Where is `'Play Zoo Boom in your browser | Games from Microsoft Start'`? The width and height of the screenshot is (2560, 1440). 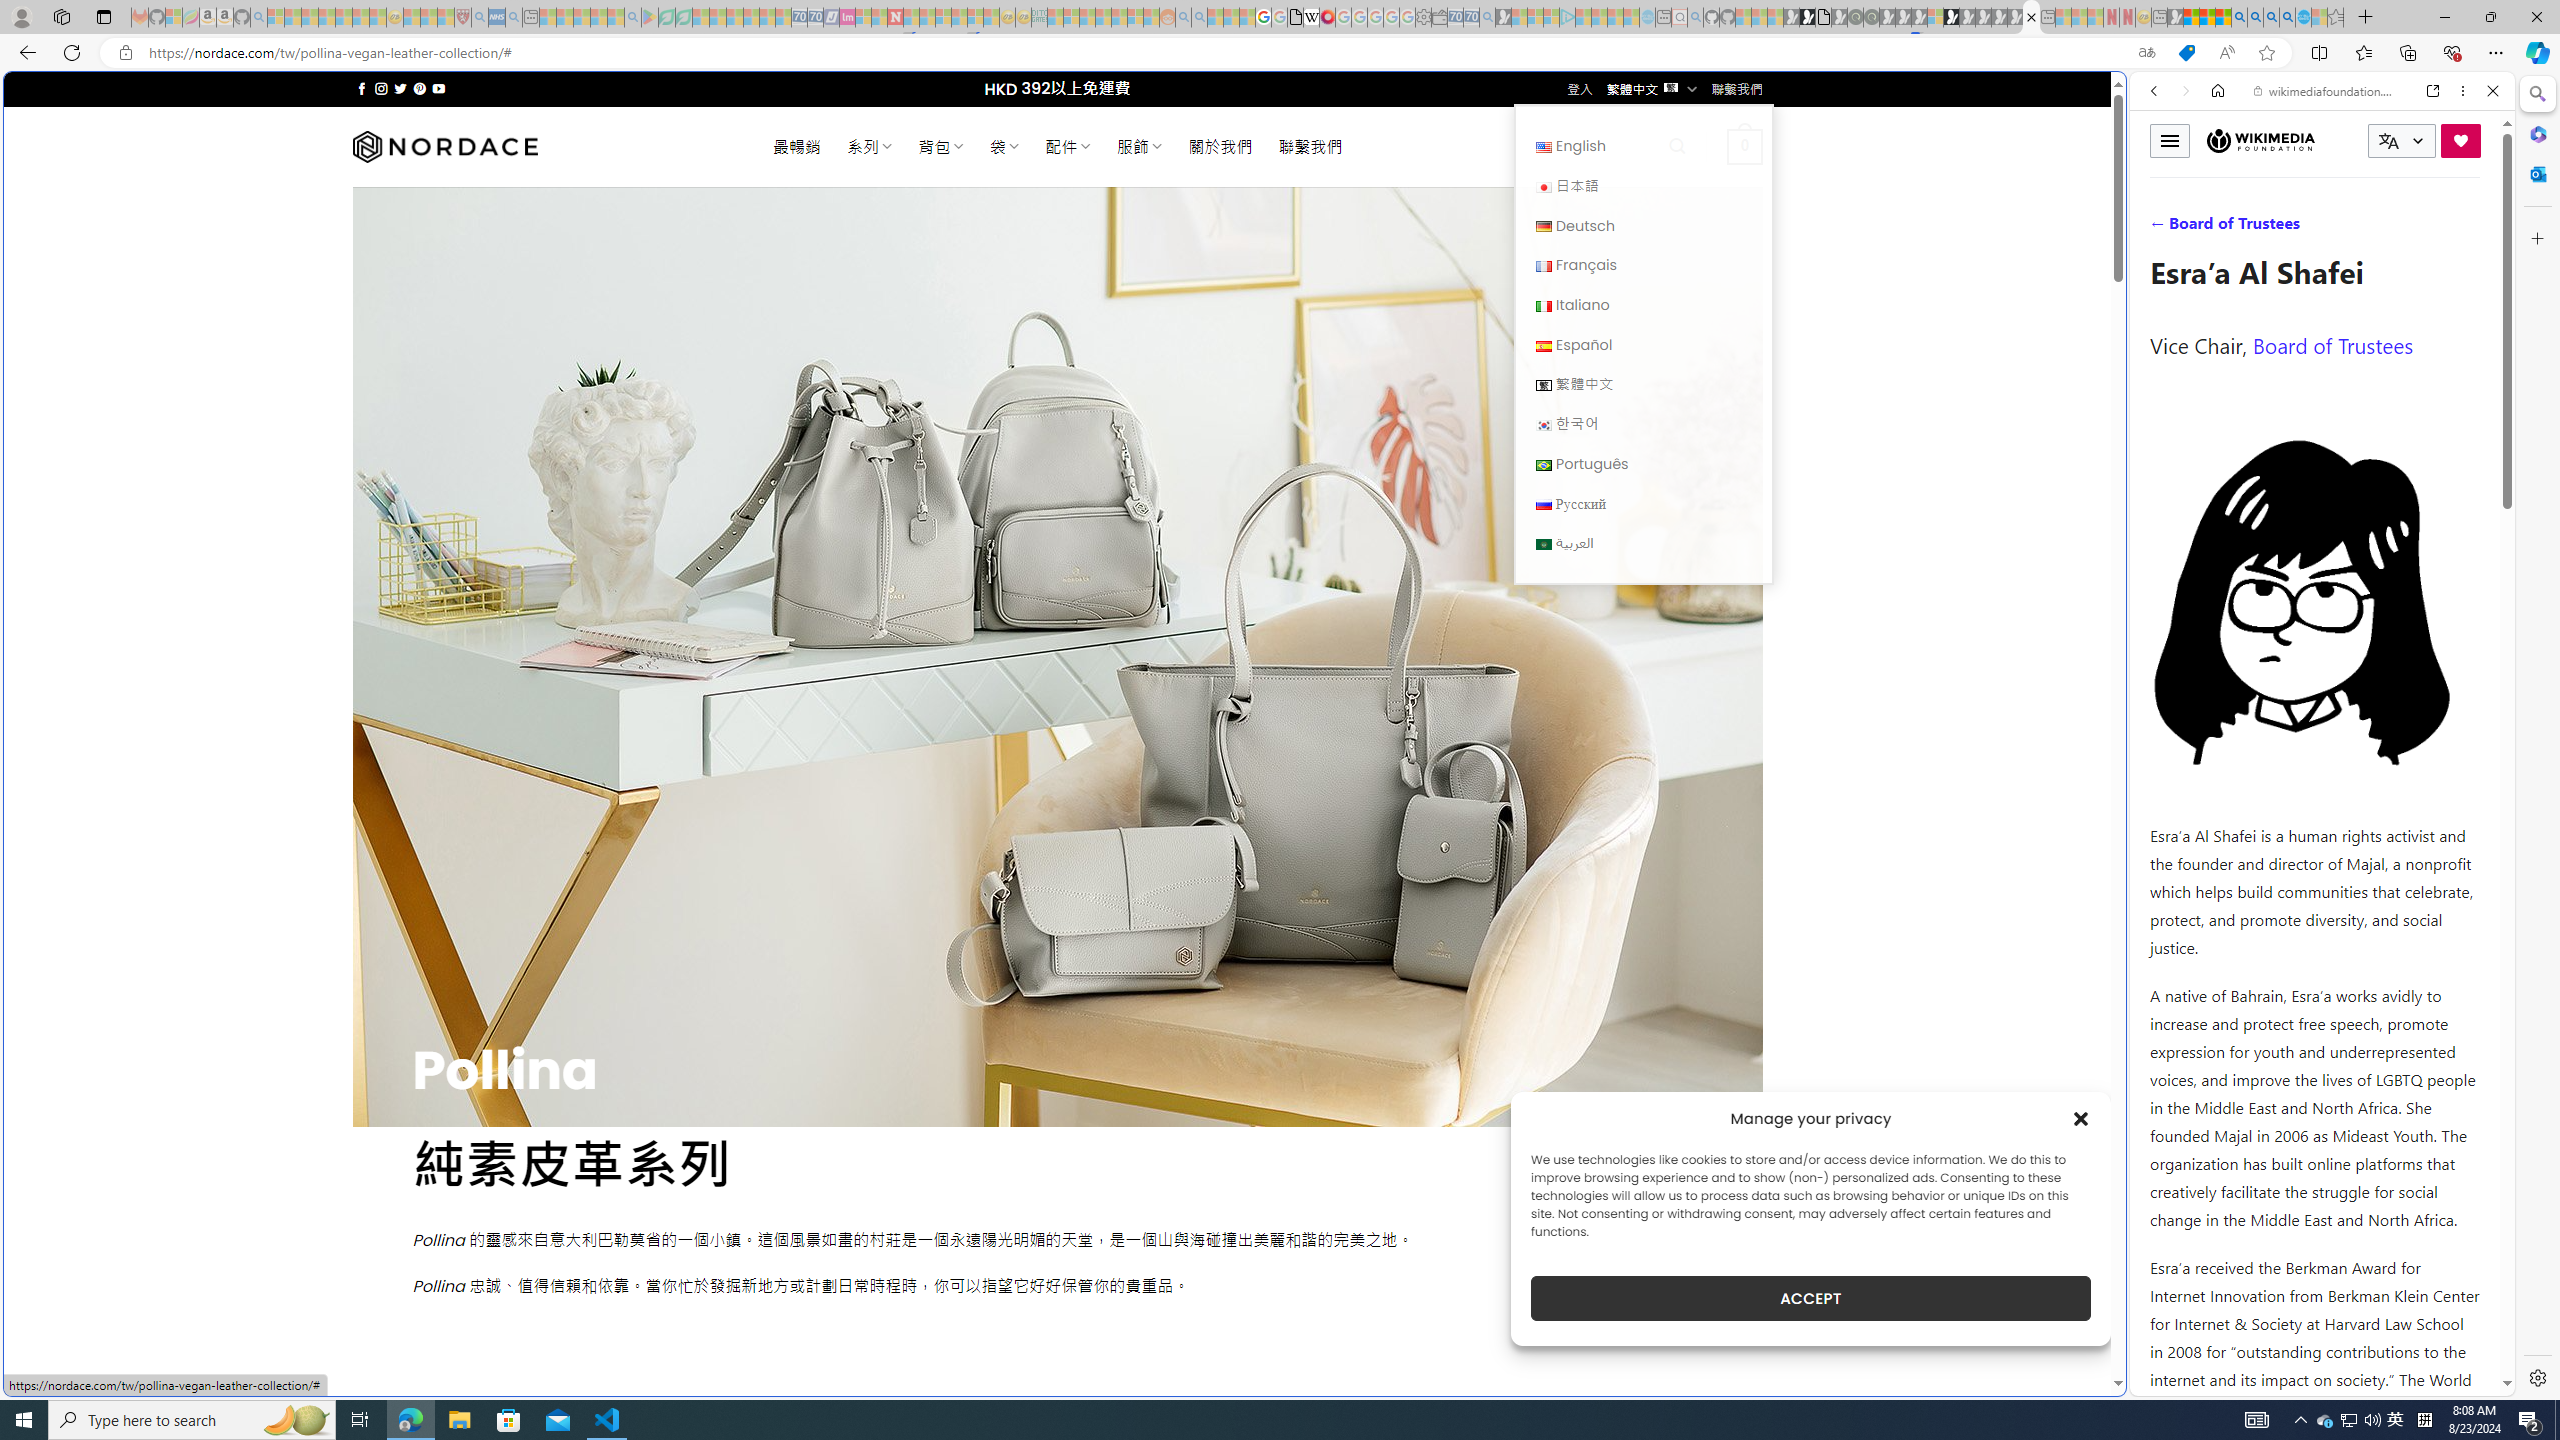
'Play Zoo Boom in your browser | Games from Microsoft Start' is located at coordinates (1806, 16).